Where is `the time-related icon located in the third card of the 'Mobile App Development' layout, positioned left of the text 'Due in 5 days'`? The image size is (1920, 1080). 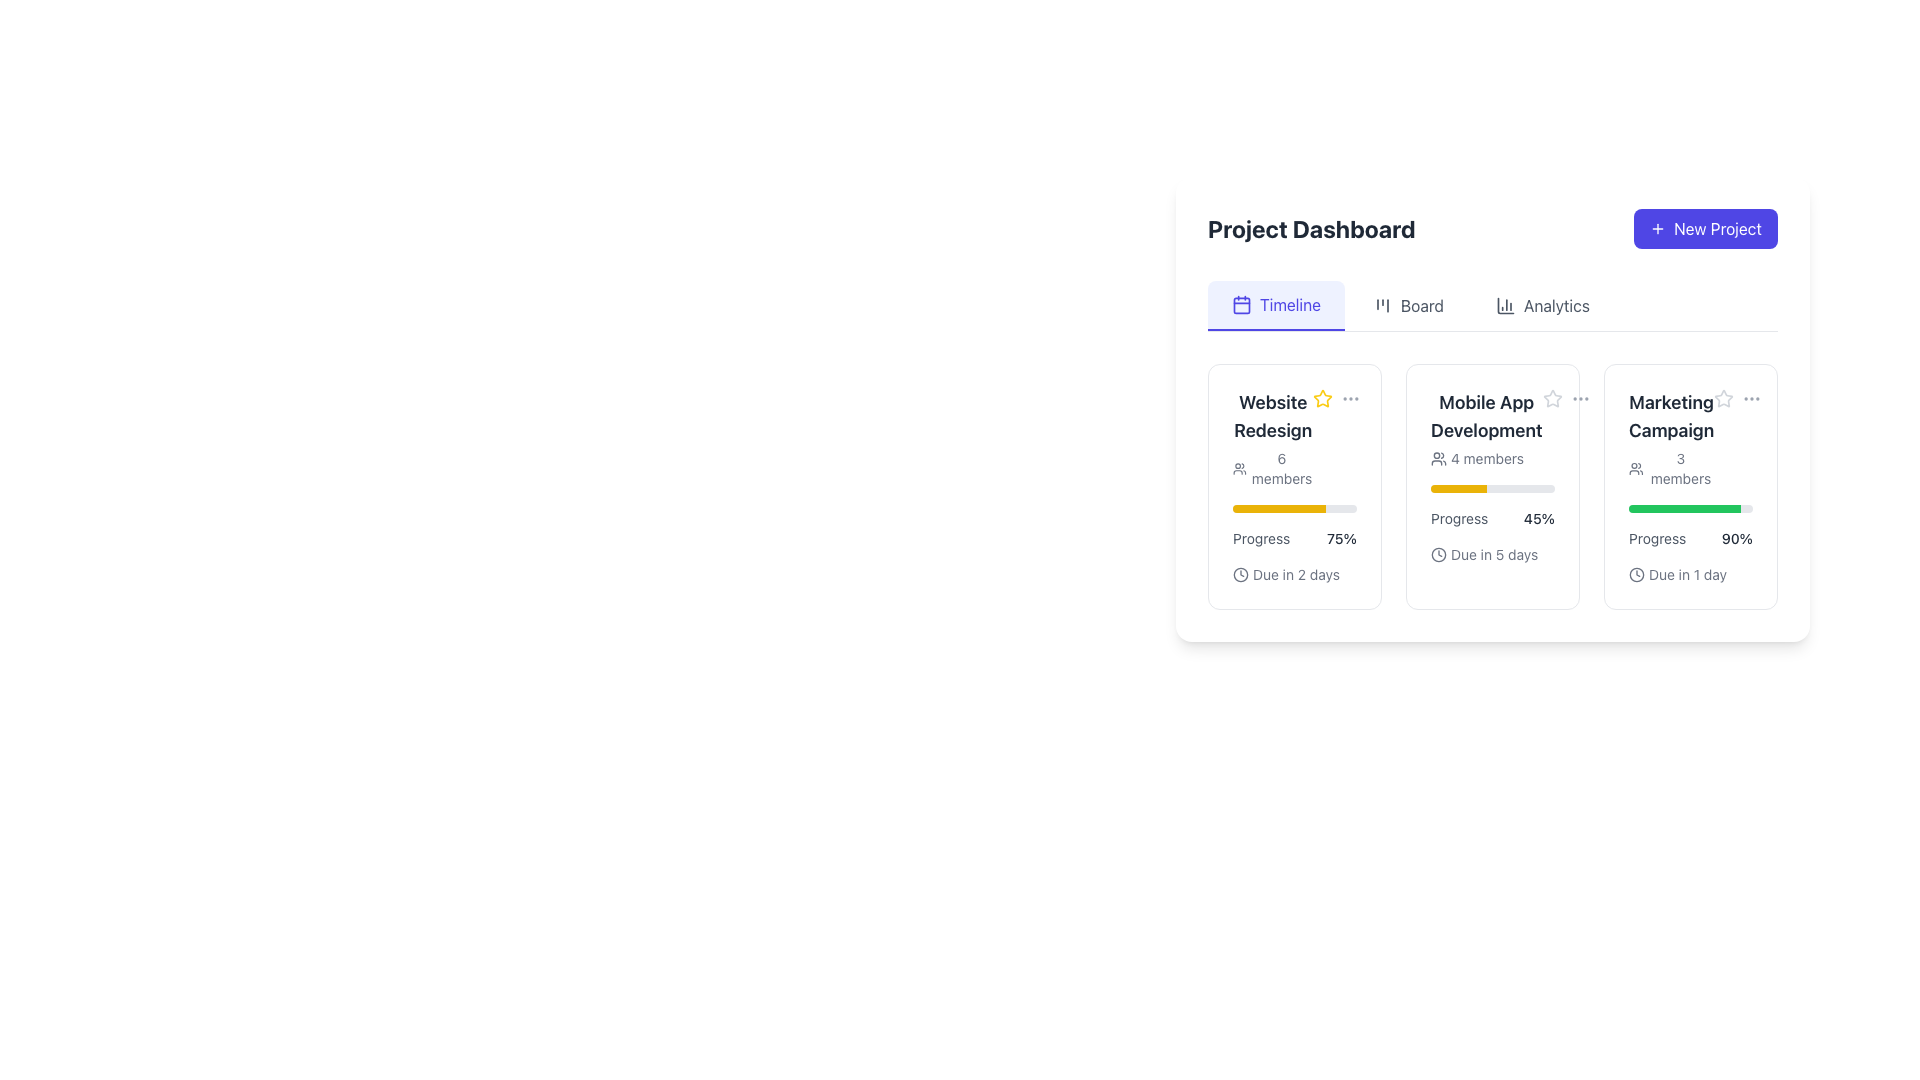
the time-related icon located in the third card of the 'Mobile App Development' layout, positioned left of the text 'Due in 5 days' is located at coordinates (1438, 555).